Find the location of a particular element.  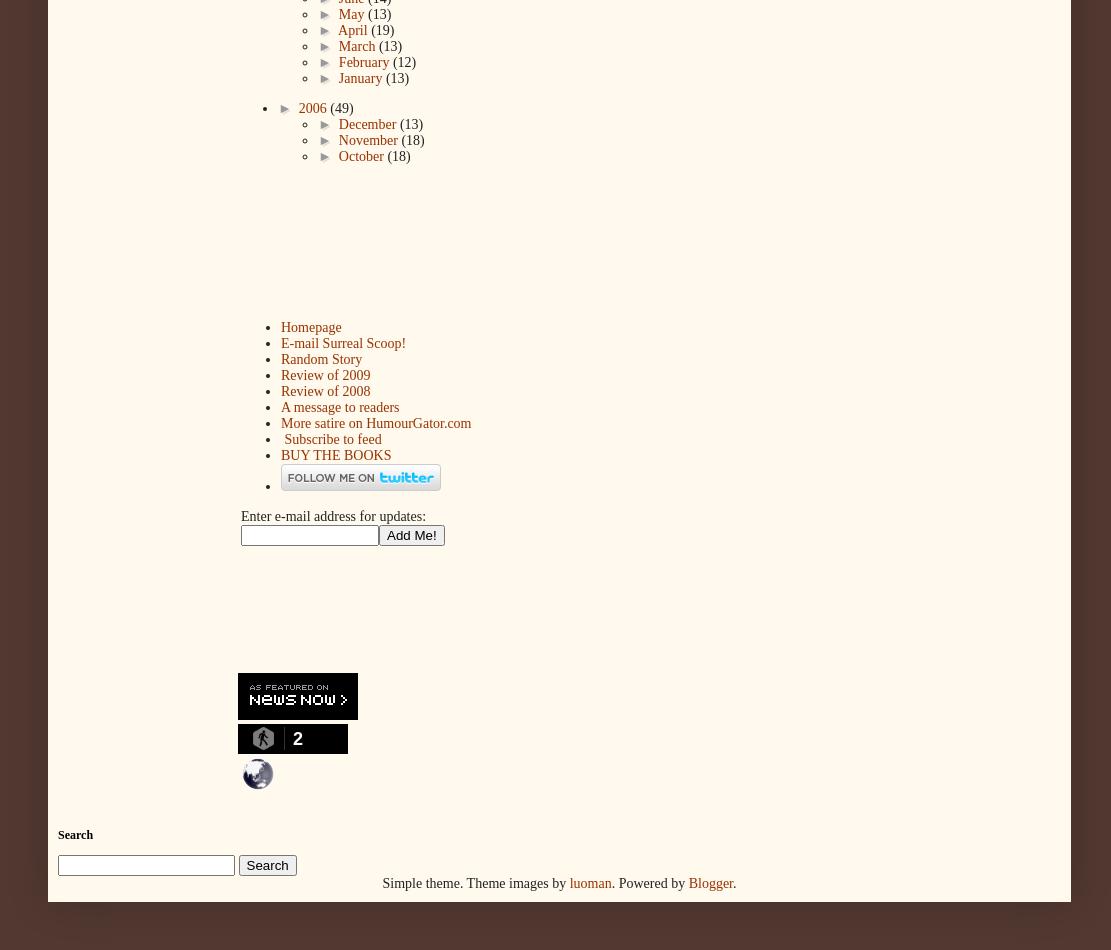

'2' is located at coordinates (296, 738).